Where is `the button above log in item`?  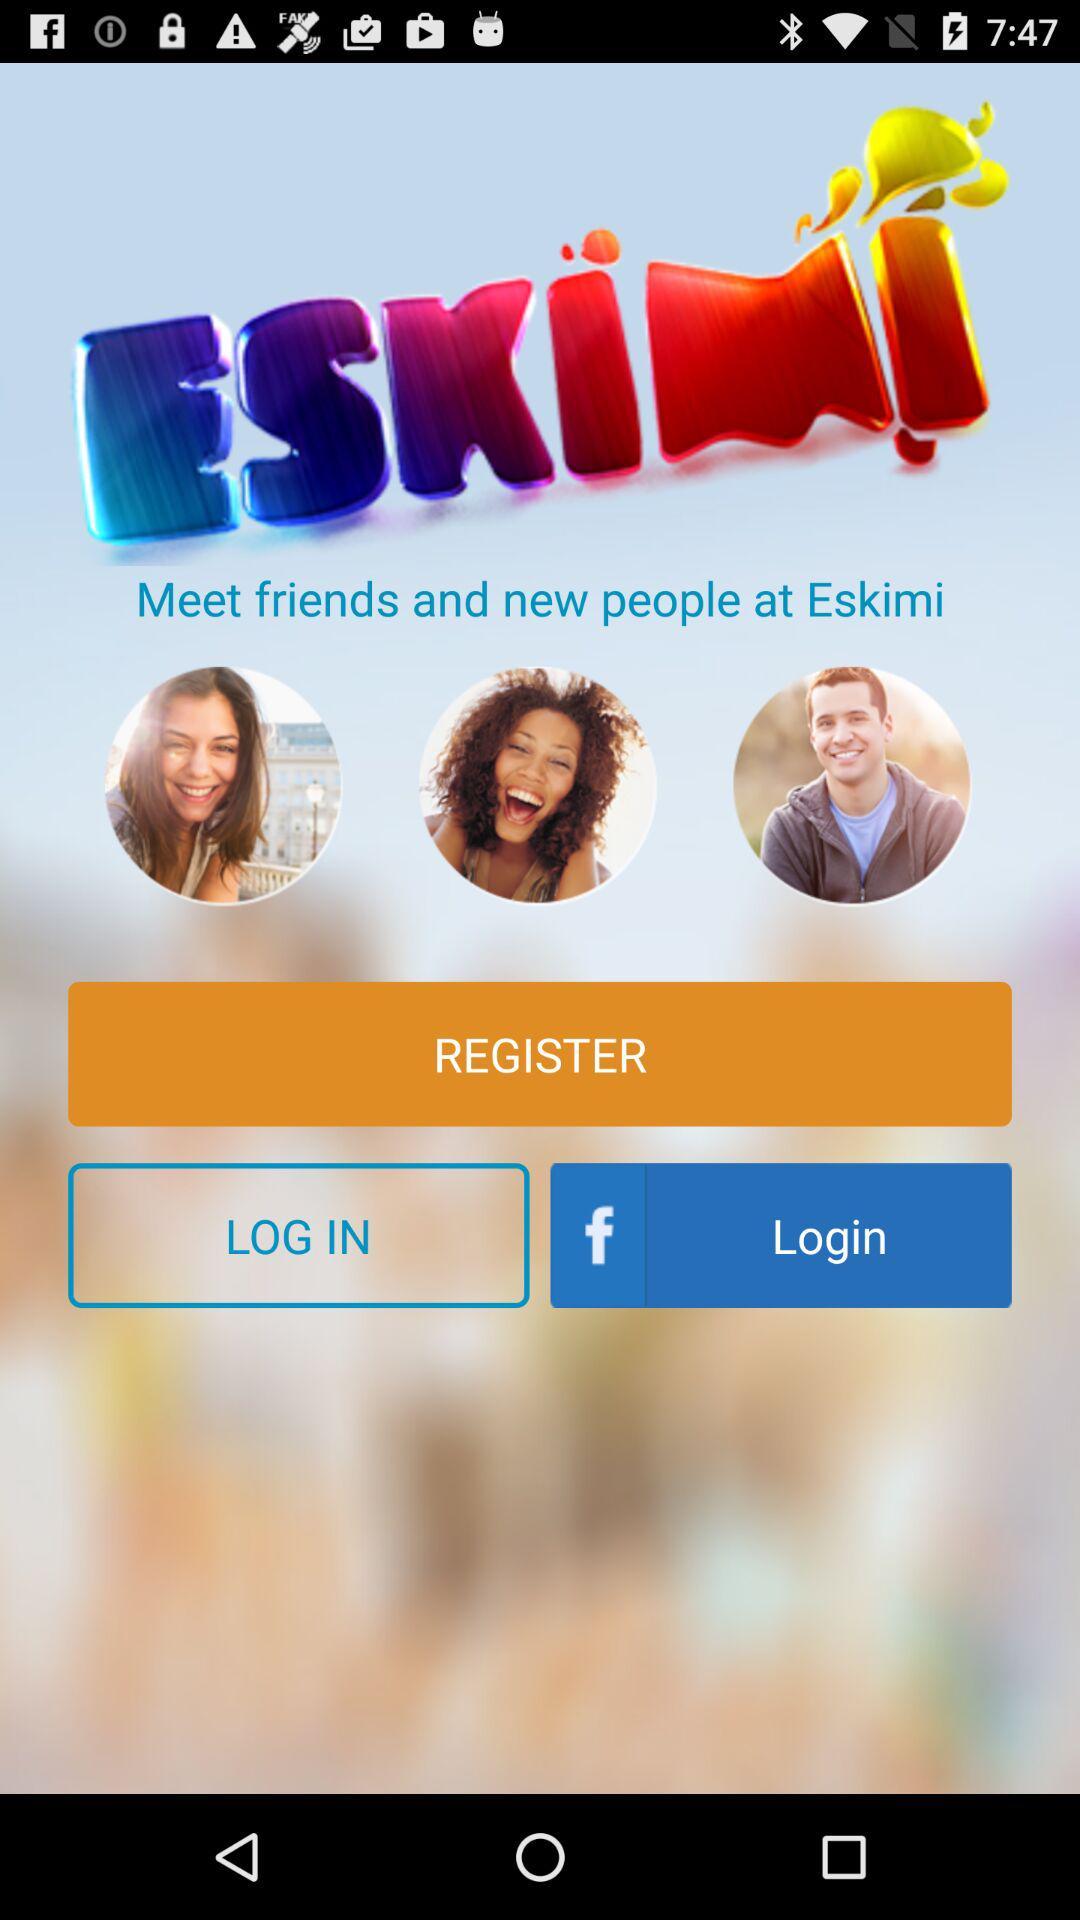 the button above log in item is located at coordinates (540, 1053).